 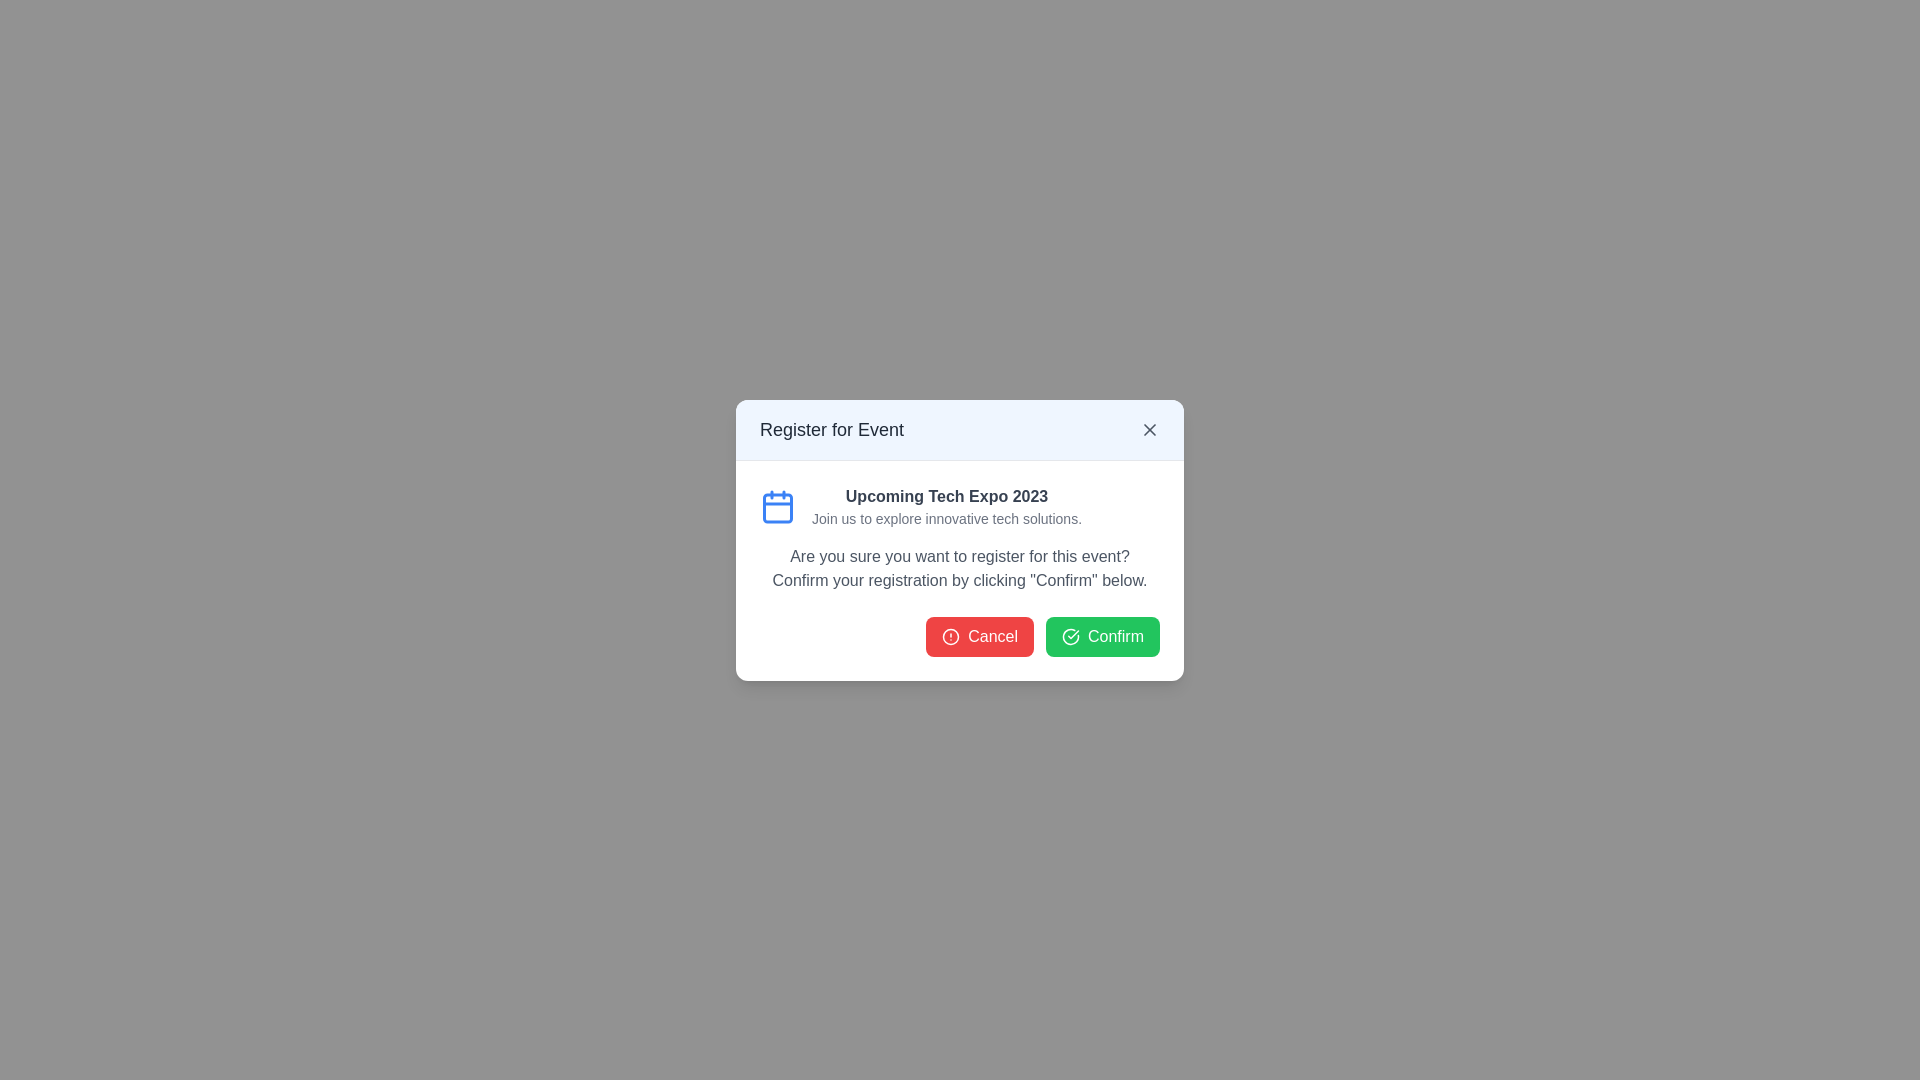 What do you see at coordinates (831, 428) in the screenshot?
I see `the static text heading that indicates the registration process for an event in the modal dialog` at bounding box center [831, 428].